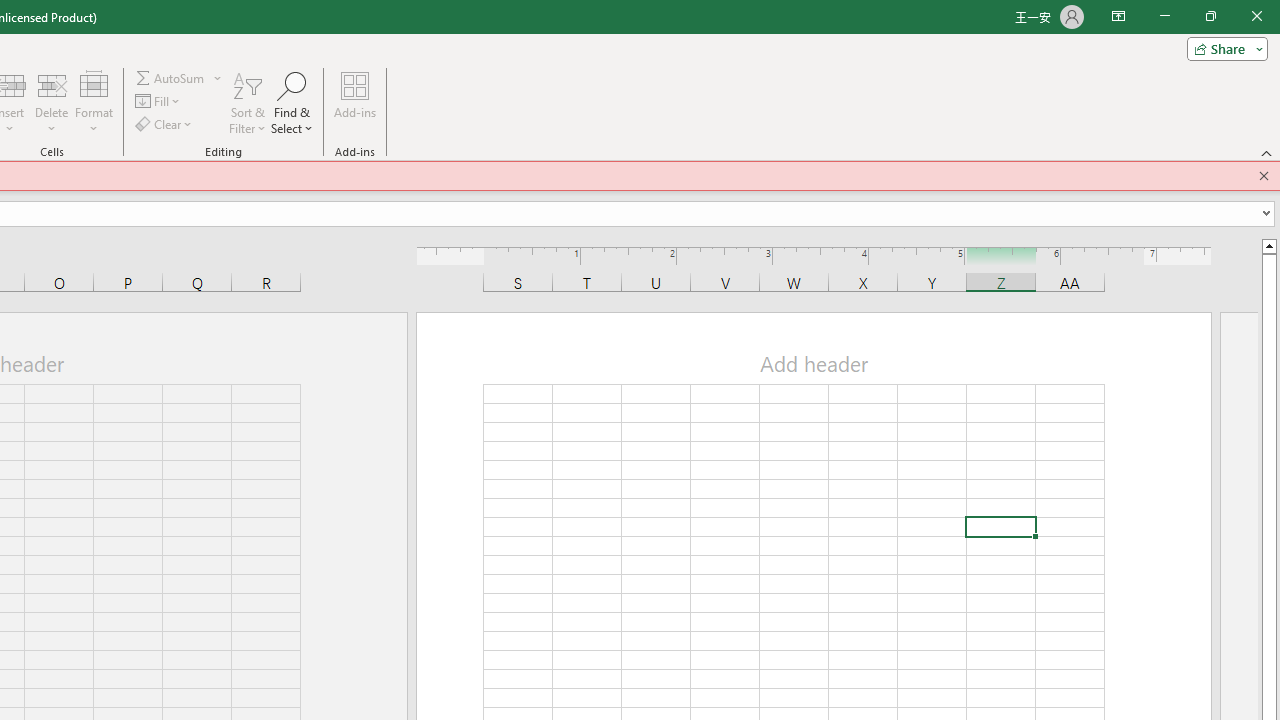 The height and width of the screenshot is (720, 1280). What do you see at coordinates (291, 103) in the screenshot?
I see `'Find & Select'` at bounding box center [291, 103].